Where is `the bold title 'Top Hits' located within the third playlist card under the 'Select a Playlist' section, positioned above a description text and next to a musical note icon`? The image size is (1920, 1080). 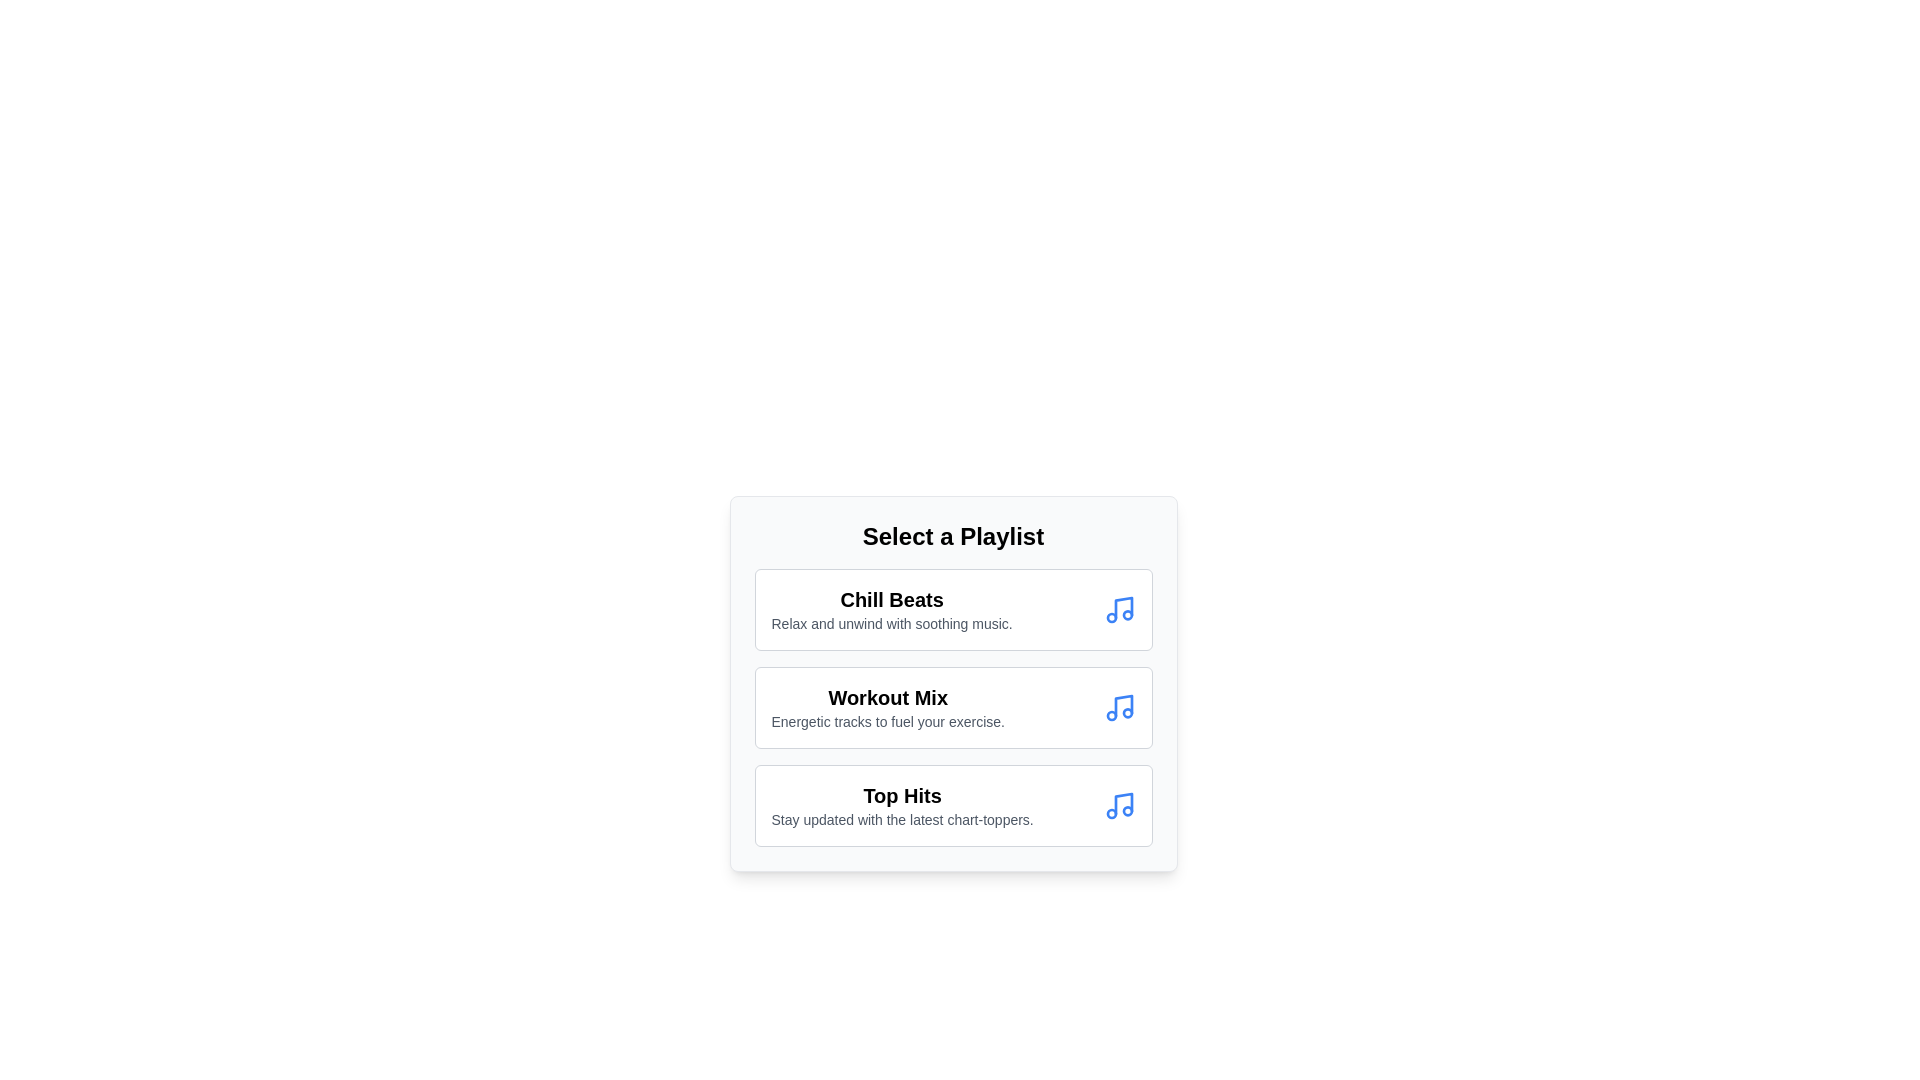
the bold title 'Top Hits' located within the third playlist card under the 'Select a Playlist' section, positioned above a description text and next to a musical note icon is located at coordinates (901, 794).